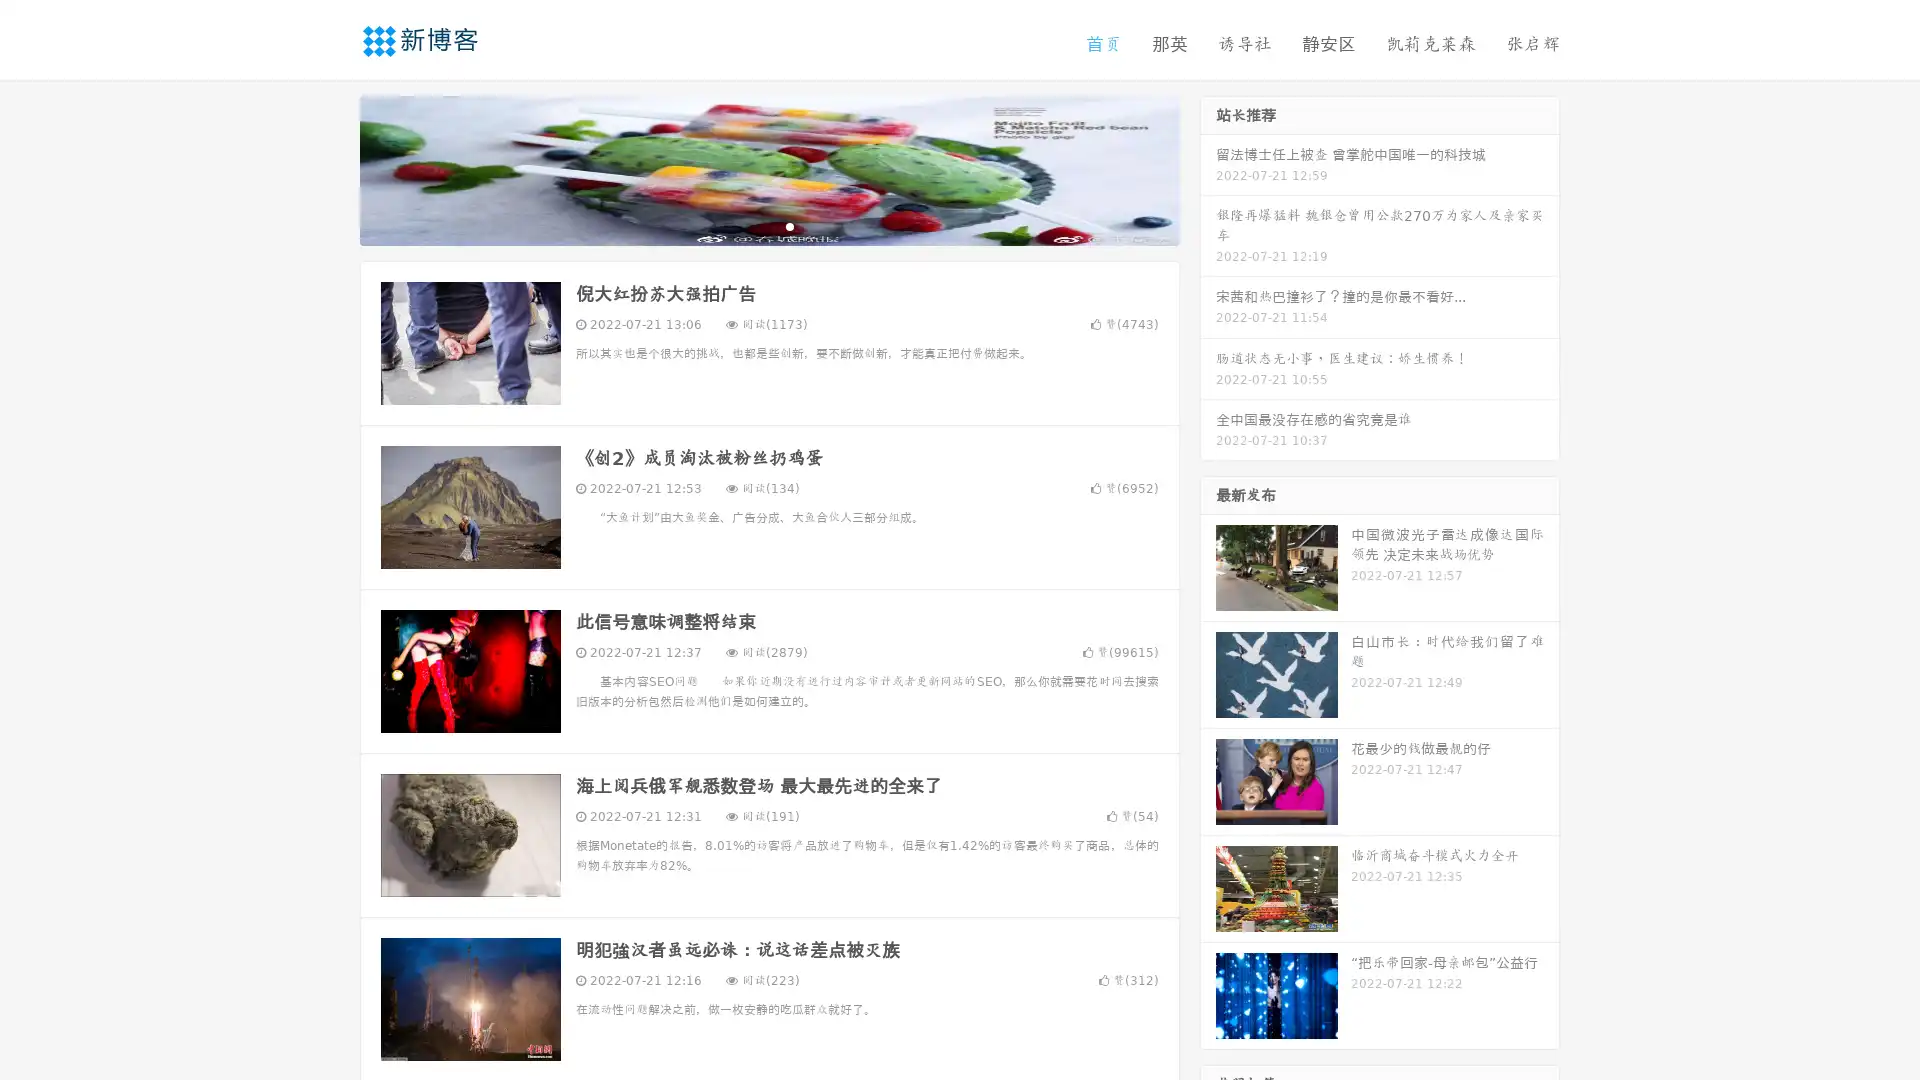  I want to click on Next slide, so click(1208, 168).